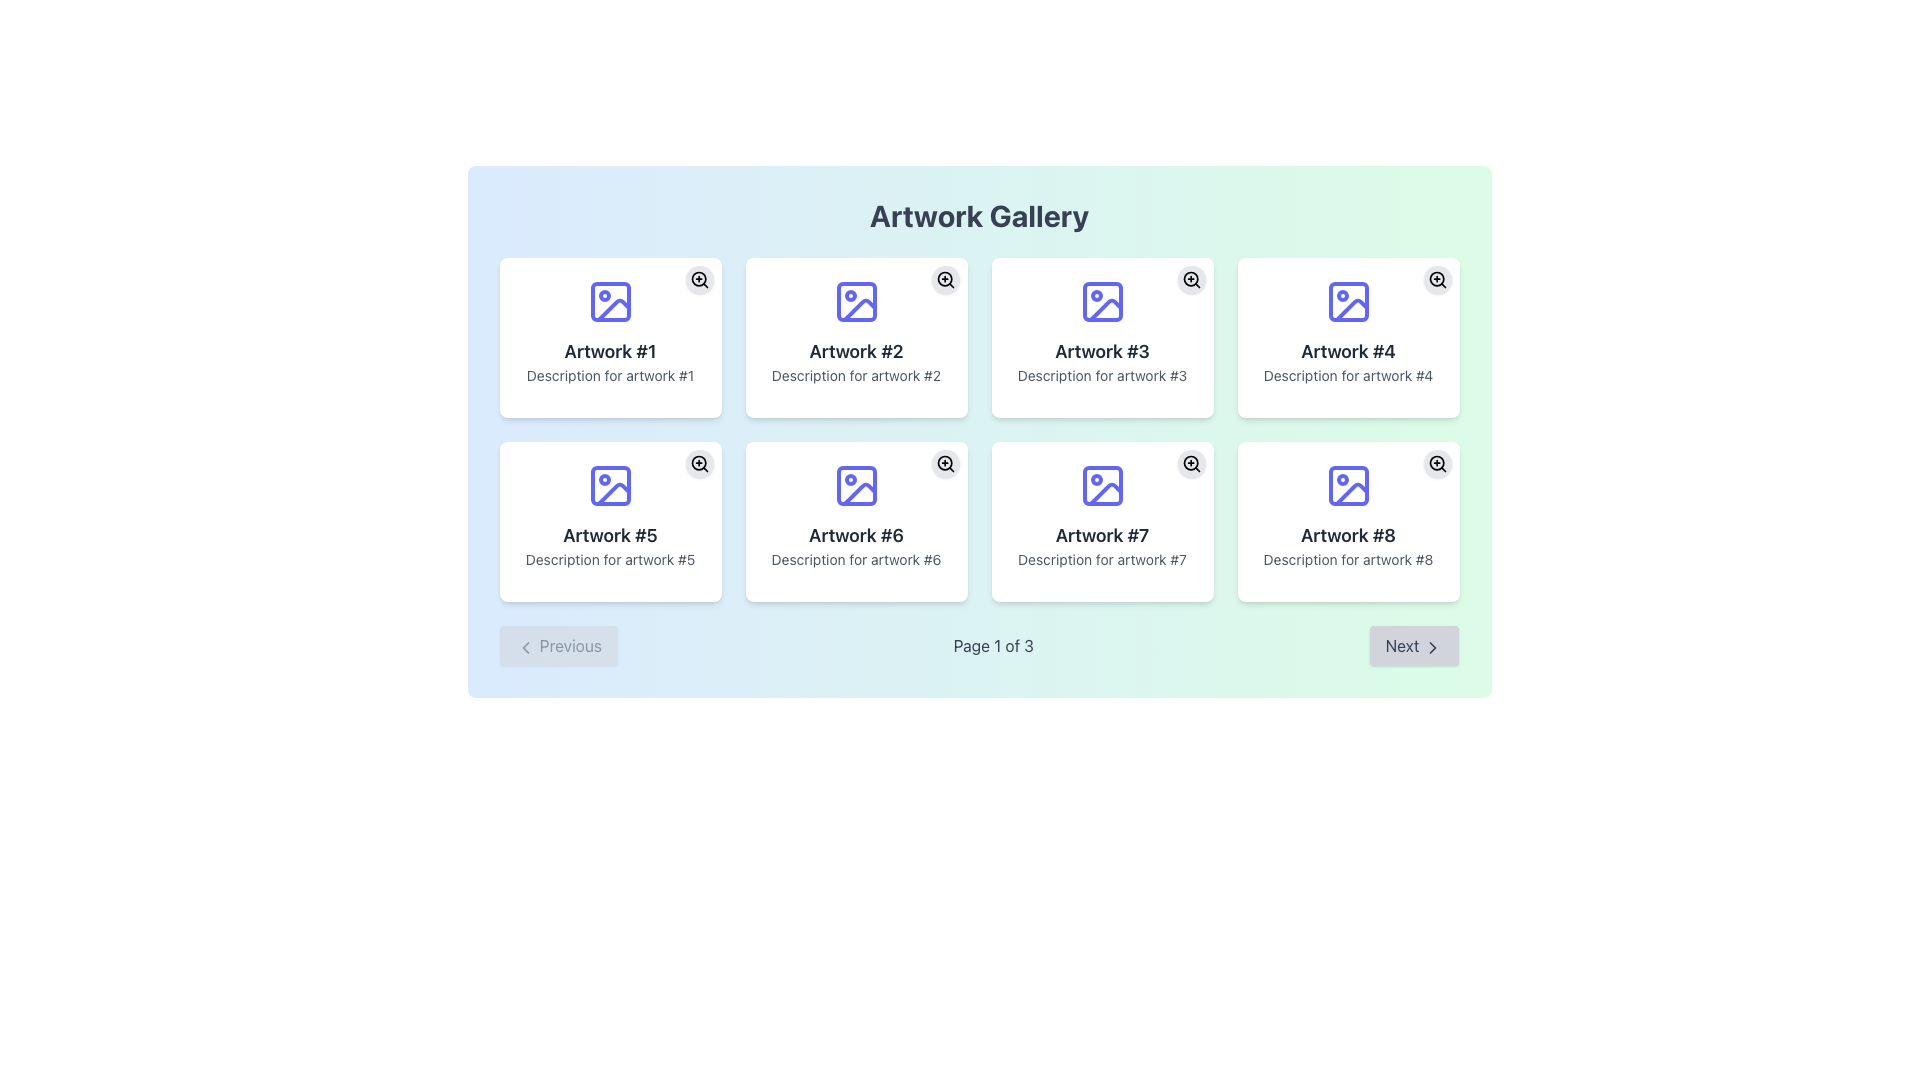 The image size is (1920, 1080). What do you see at coordinates (698, 463) in the screenshot?
I see `the circular graphical component inside the magnifying glass icon located at the top-right corner of the 'Artwork #5' card` at bounding box center [698, 463].